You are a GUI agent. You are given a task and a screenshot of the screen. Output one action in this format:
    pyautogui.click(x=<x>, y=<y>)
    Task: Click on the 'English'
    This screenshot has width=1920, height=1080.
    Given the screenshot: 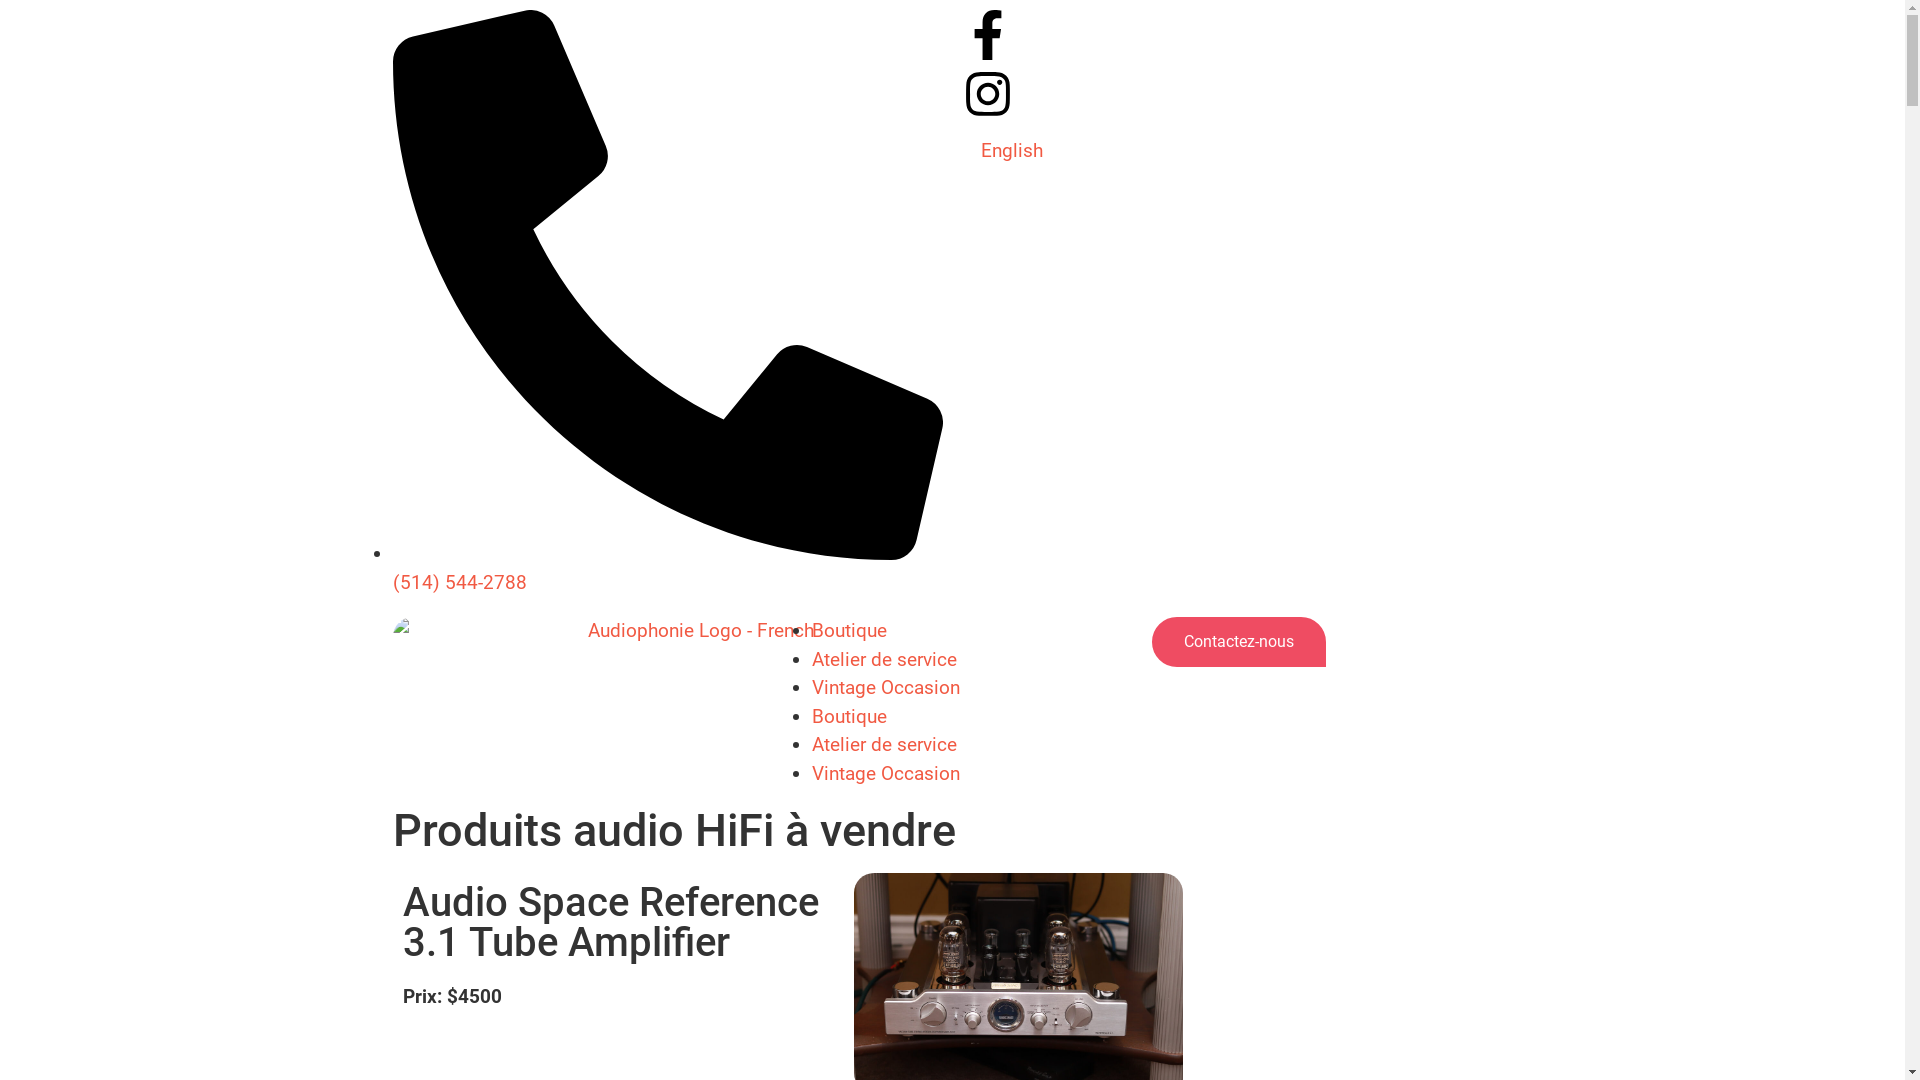 What is the action you would take?
    pyautogui.click(x=1011, y=149)
    